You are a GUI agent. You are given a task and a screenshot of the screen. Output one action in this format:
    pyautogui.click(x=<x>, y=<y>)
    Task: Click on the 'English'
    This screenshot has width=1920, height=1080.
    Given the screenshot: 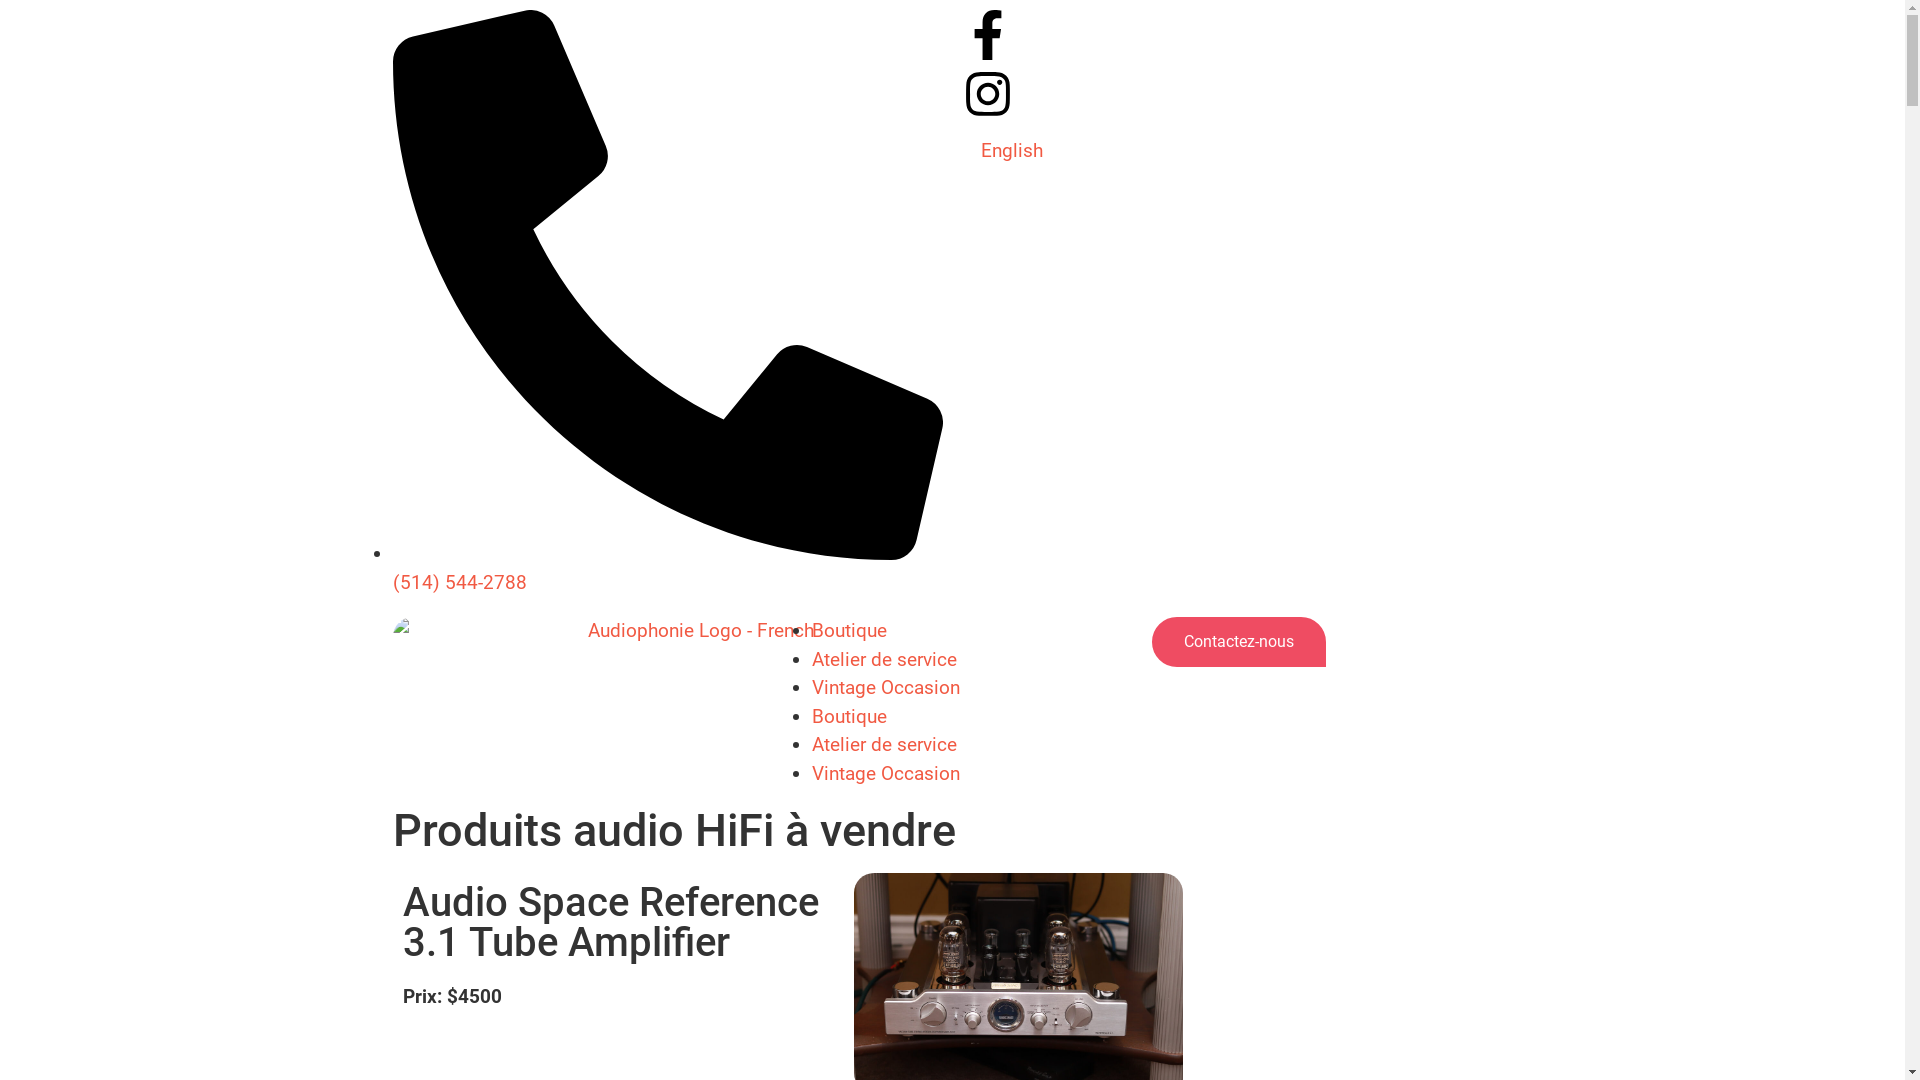 What is the action you would take?
    pyautogui.click(x=1011, y=149)
    